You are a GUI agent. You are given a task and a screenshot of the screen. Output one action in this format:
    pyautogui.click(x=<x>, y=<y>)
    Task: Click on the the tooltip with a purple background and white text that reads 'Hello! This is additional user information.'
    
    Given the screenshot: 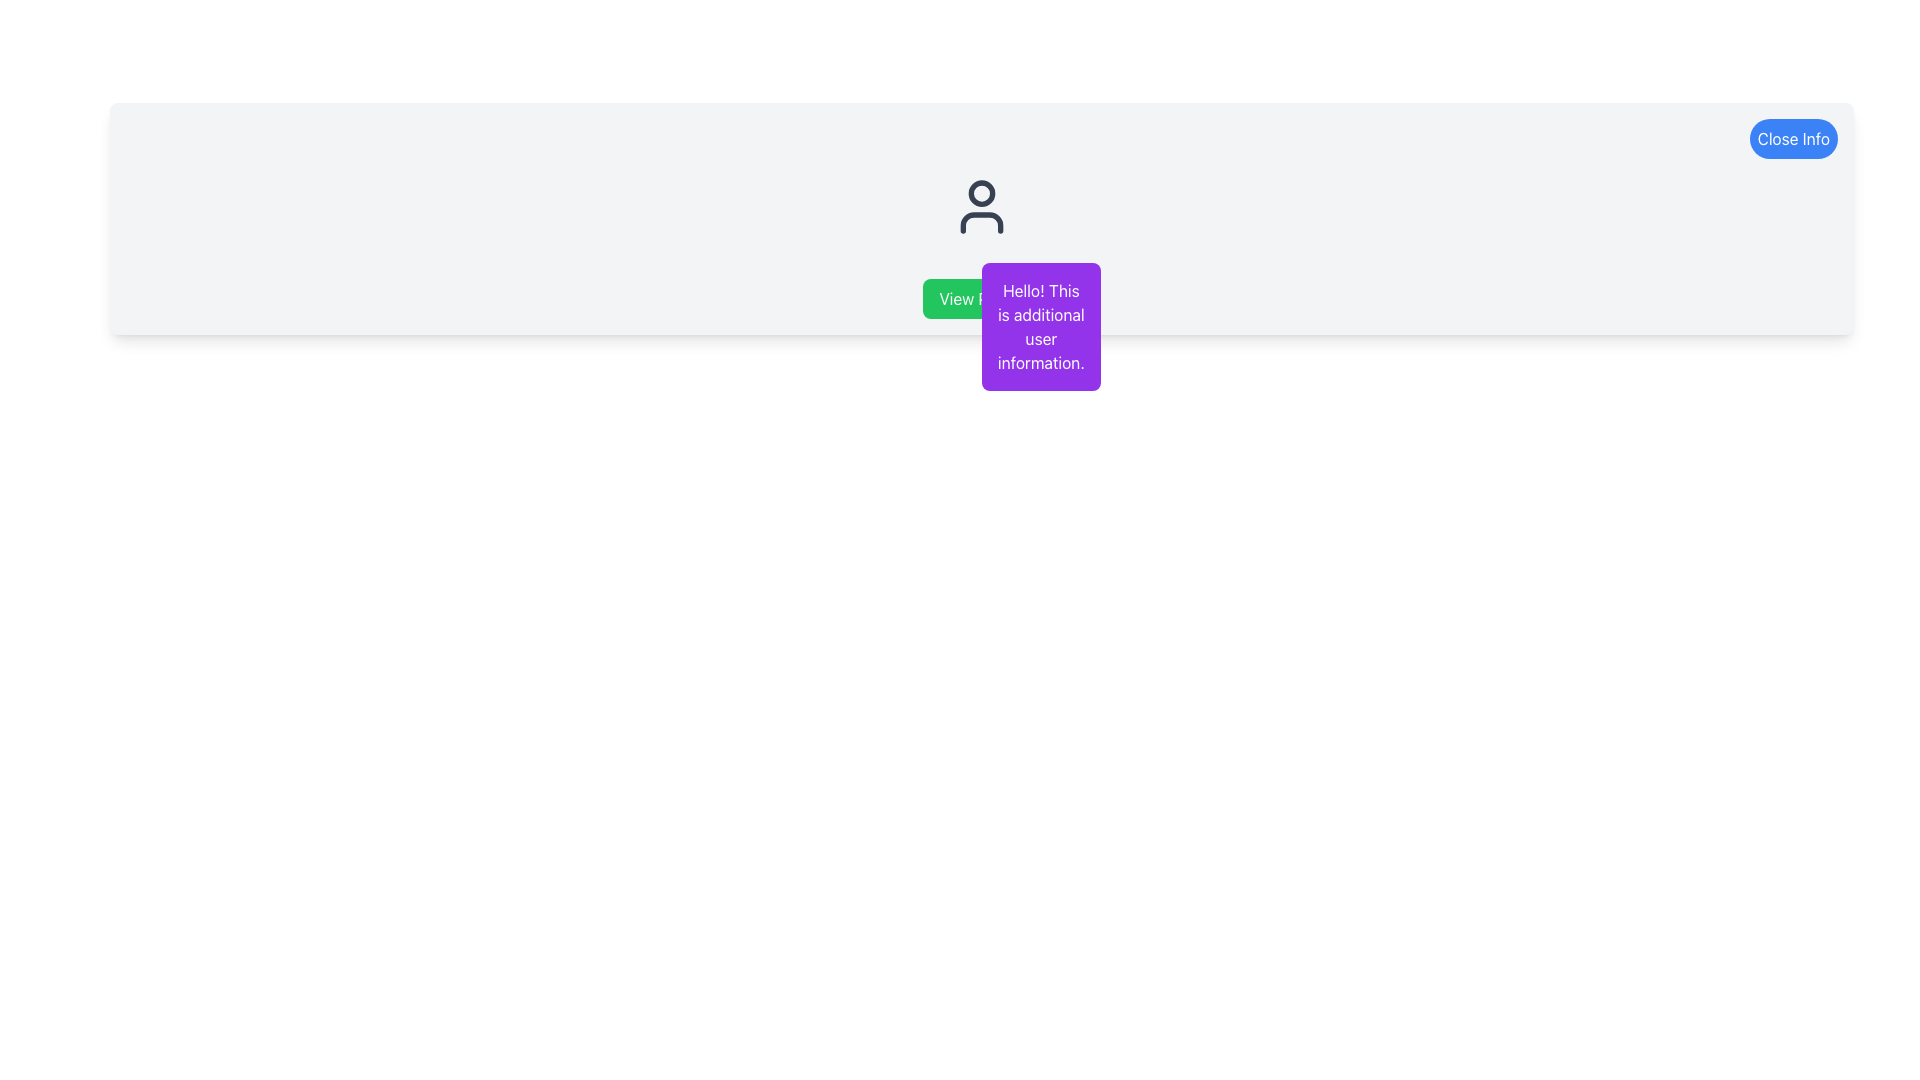 What is the action you would take?
    pyautogui.click(x=1040, y=326)
    